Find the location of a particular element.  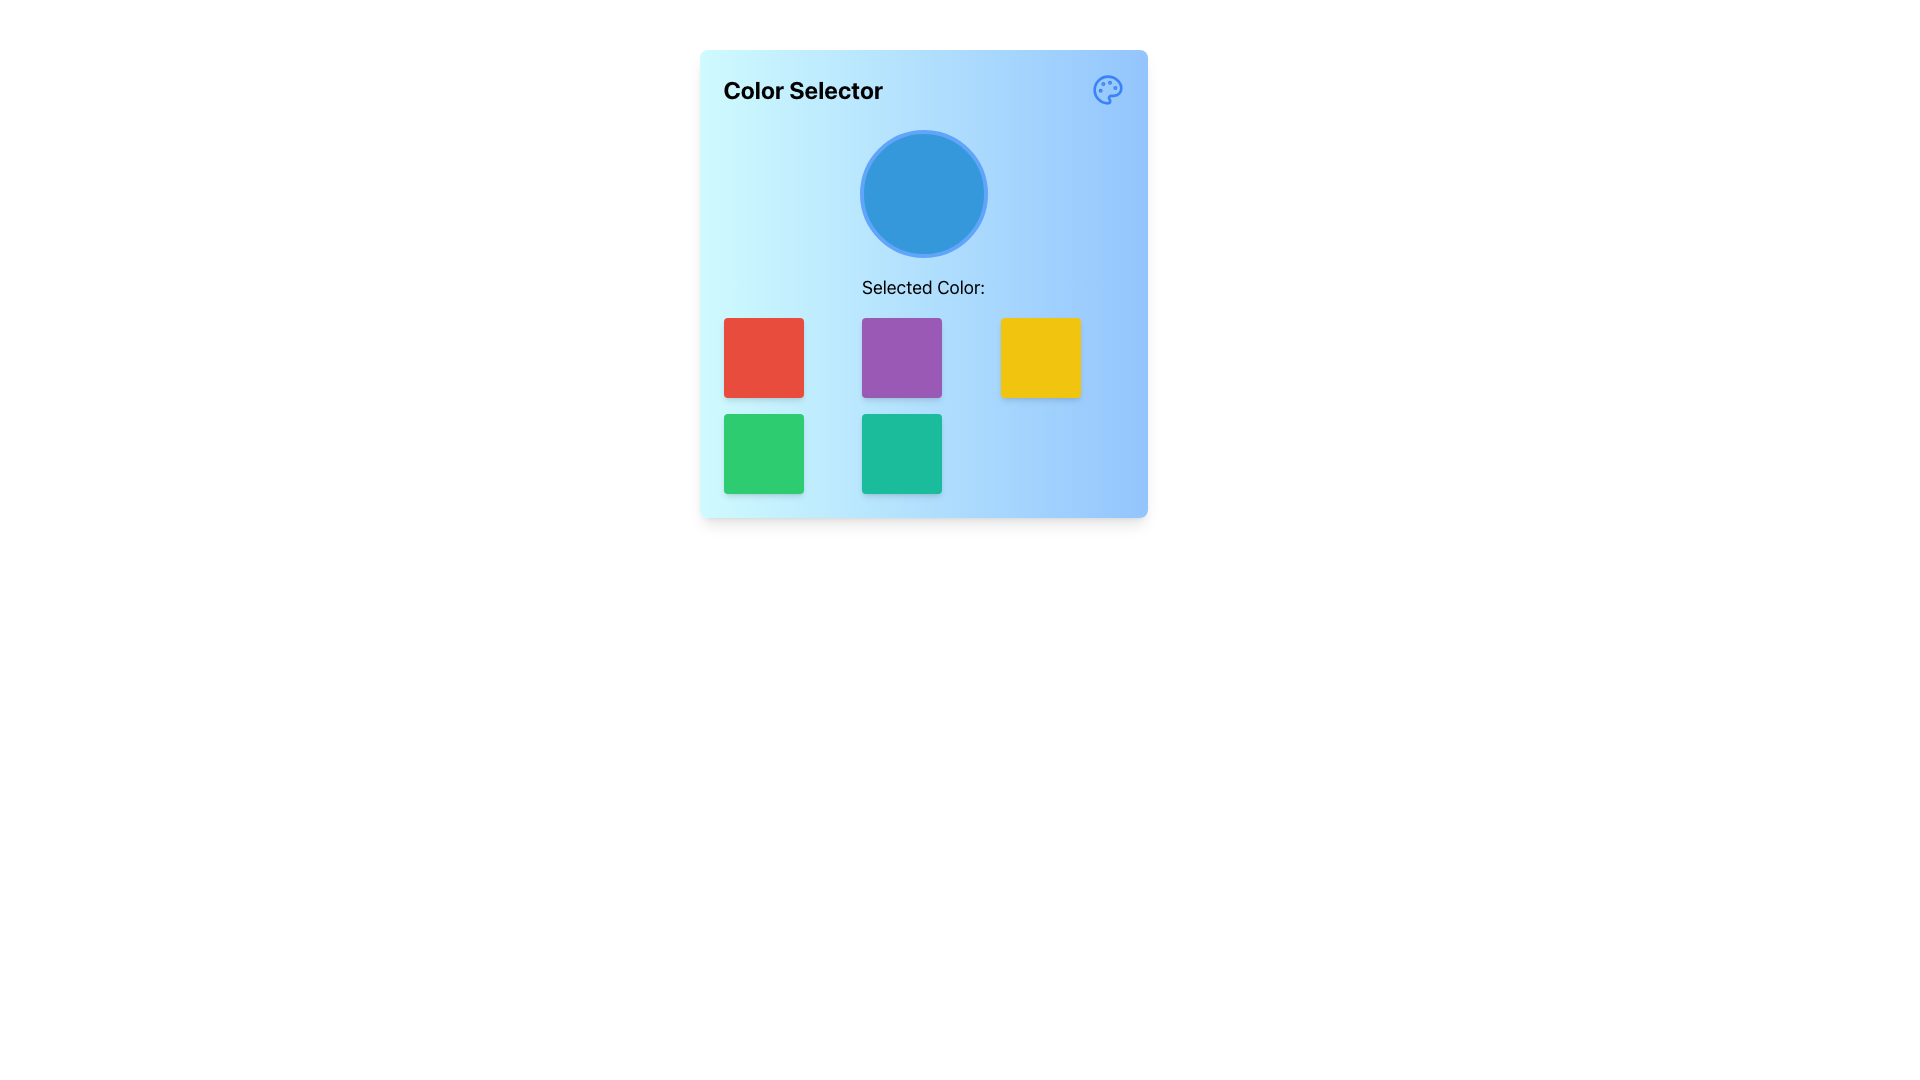

the interactive button located in the upper right corner of a purple square tile, which likely serves a deletion or removal function is located at coordinates (972, 329).